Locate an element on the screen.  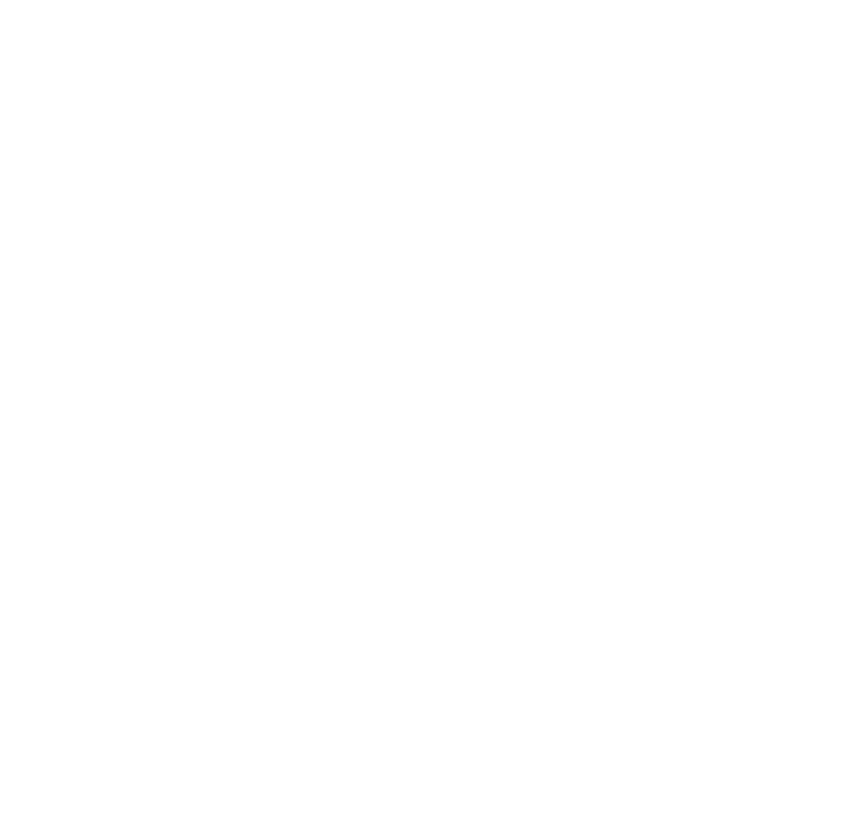
'RNA is ready for all downstream applications including Next-Gen Sequencing, RT-qPCR, hybridization, etc.' is located at coordinates (465, 681).